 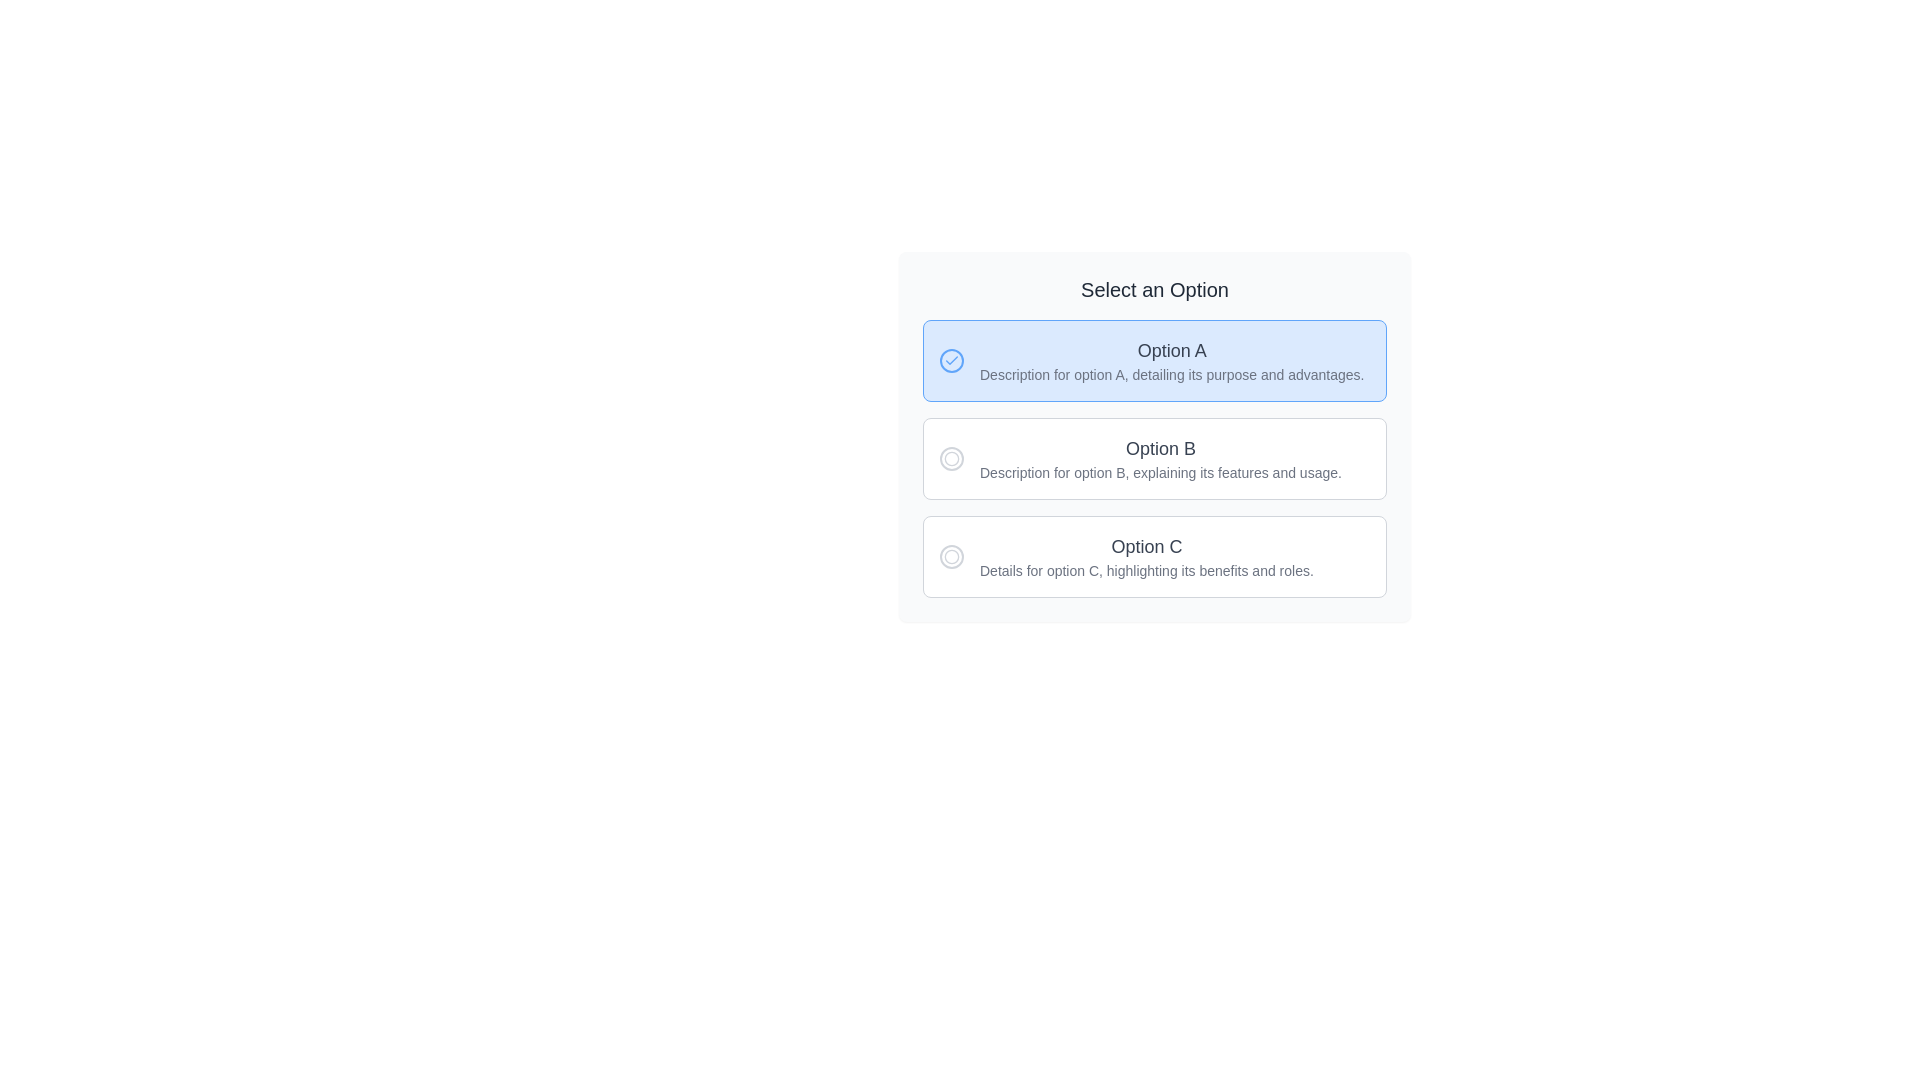 What do you see at coordinates (1172, 350) in the screenshot?
I see `the 'Option A' text label` at bounding box center [1172, 350].